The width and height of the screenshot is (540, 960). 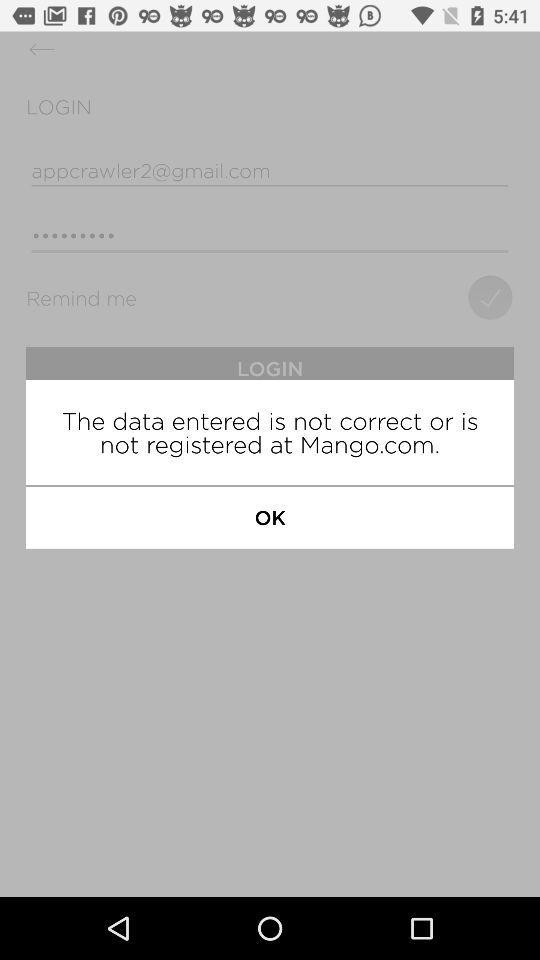 What do you see at coordinates (270, 516) in the screenshot?
I see `the ok icon` at bounding box center [270, 516].